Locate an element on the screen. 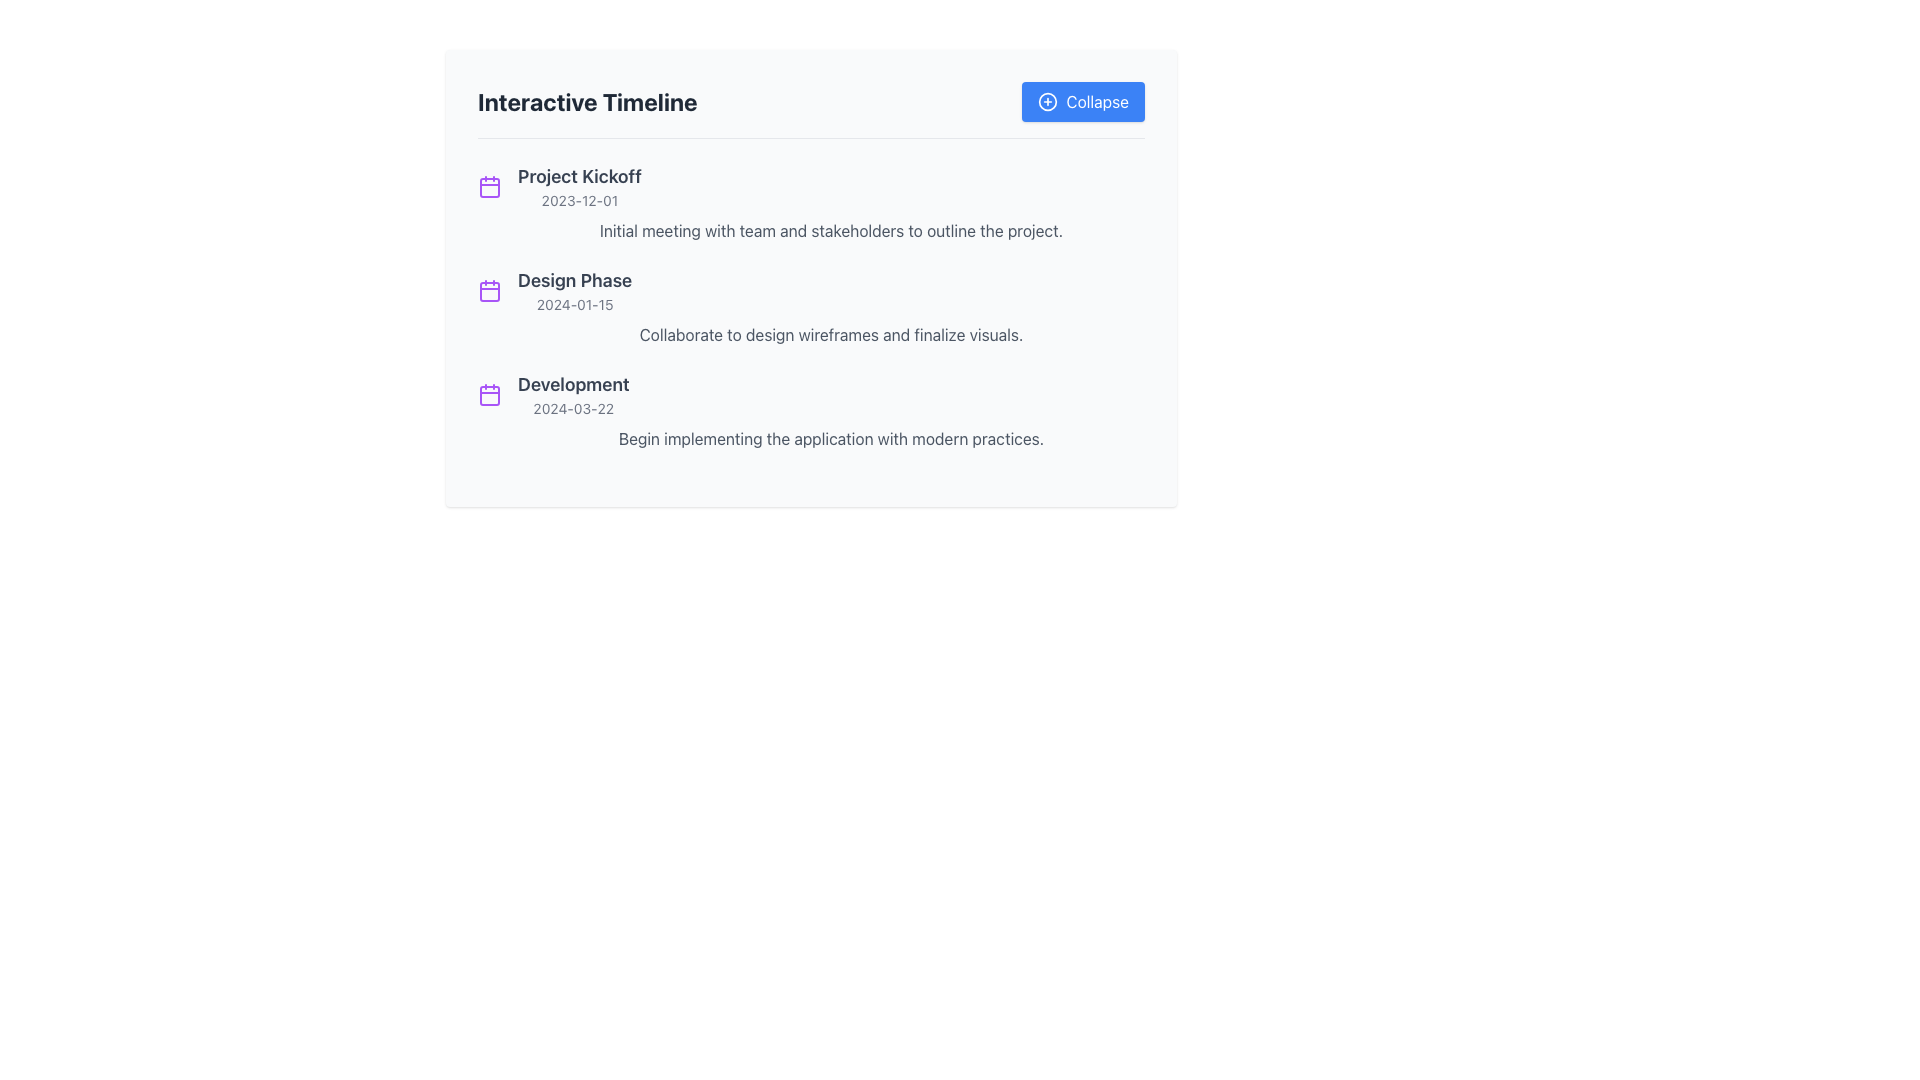 Image resolution: width=1920 pixels, height=1080 pixels. the text block representing a specific phase or milestone in the project timeline, located in the third row of the 'Interactive Timeline' section, below the 'Design Phase' entry is located at coordinates (811, 394).